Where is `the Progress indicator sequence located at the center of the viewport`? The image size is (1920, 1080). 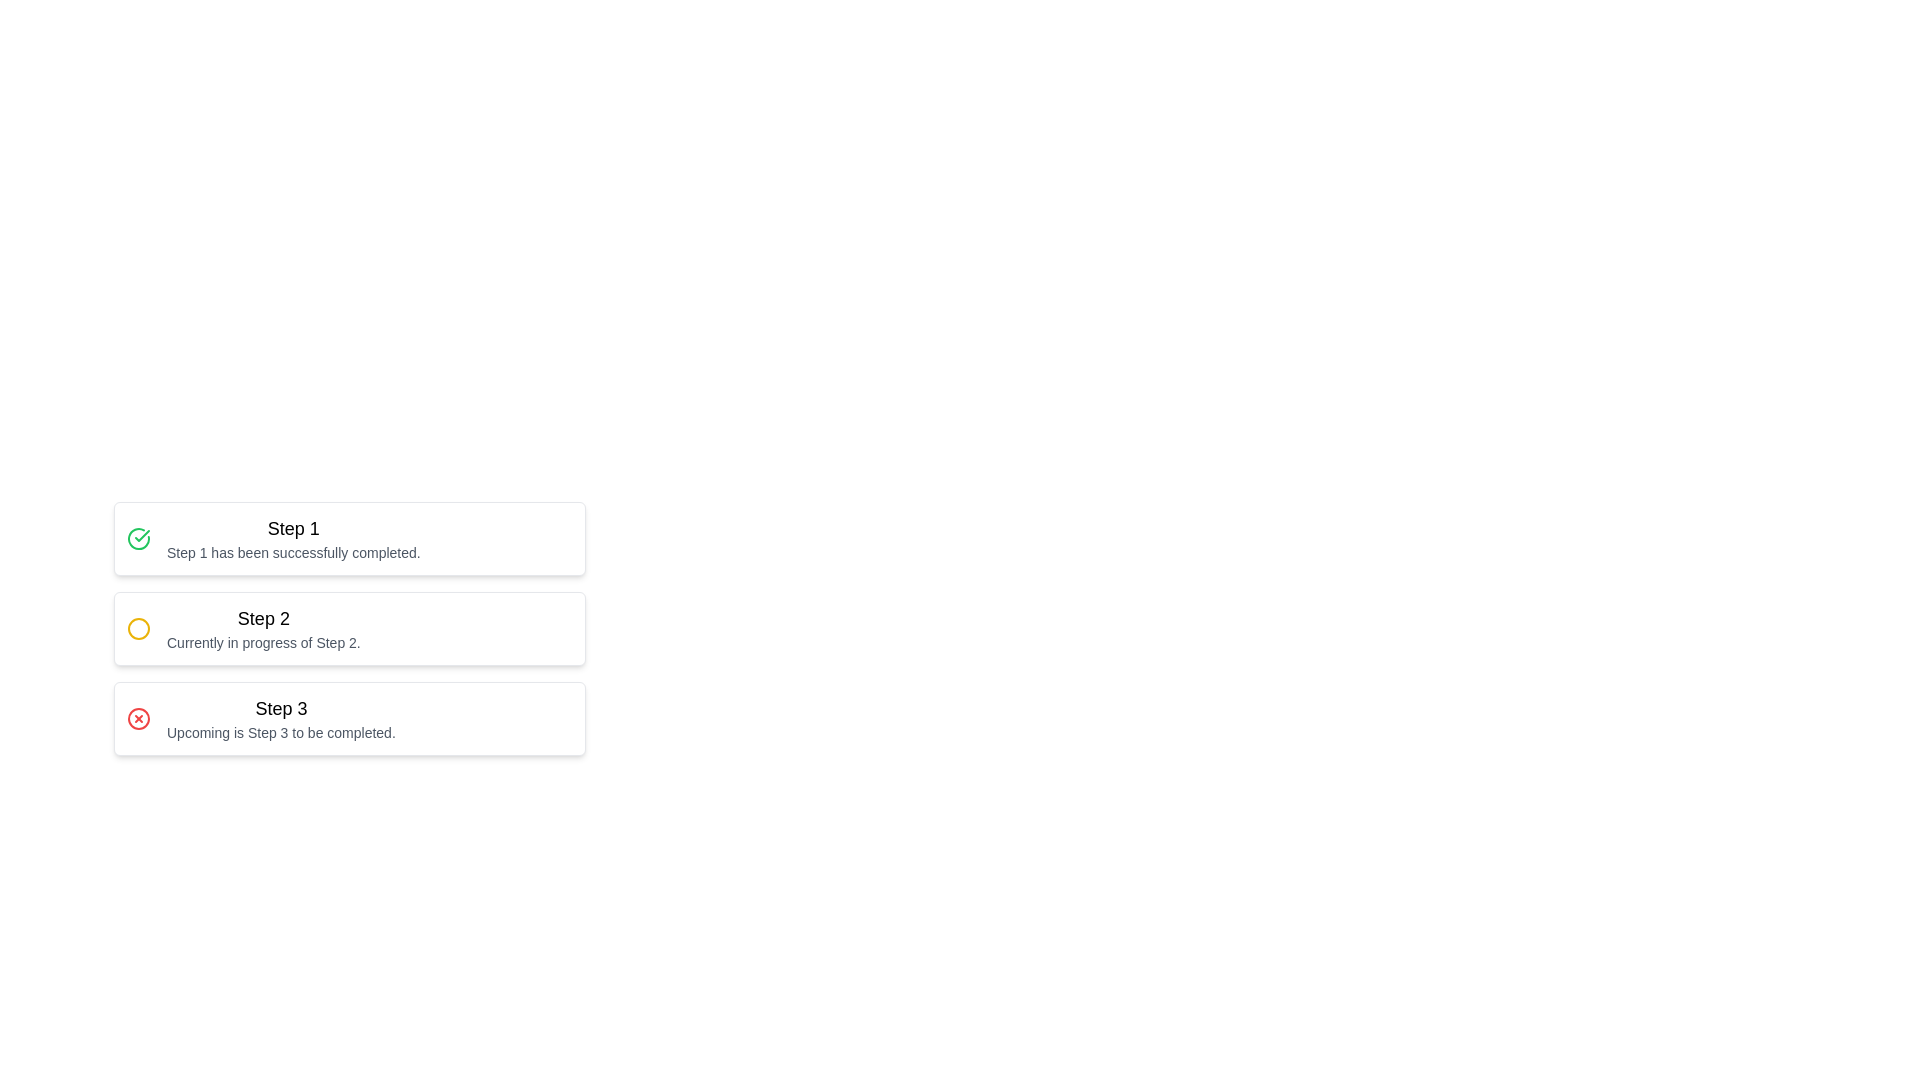
the Progress indicator sequence located at the center of the viewport is located at coordinates (518, 693).